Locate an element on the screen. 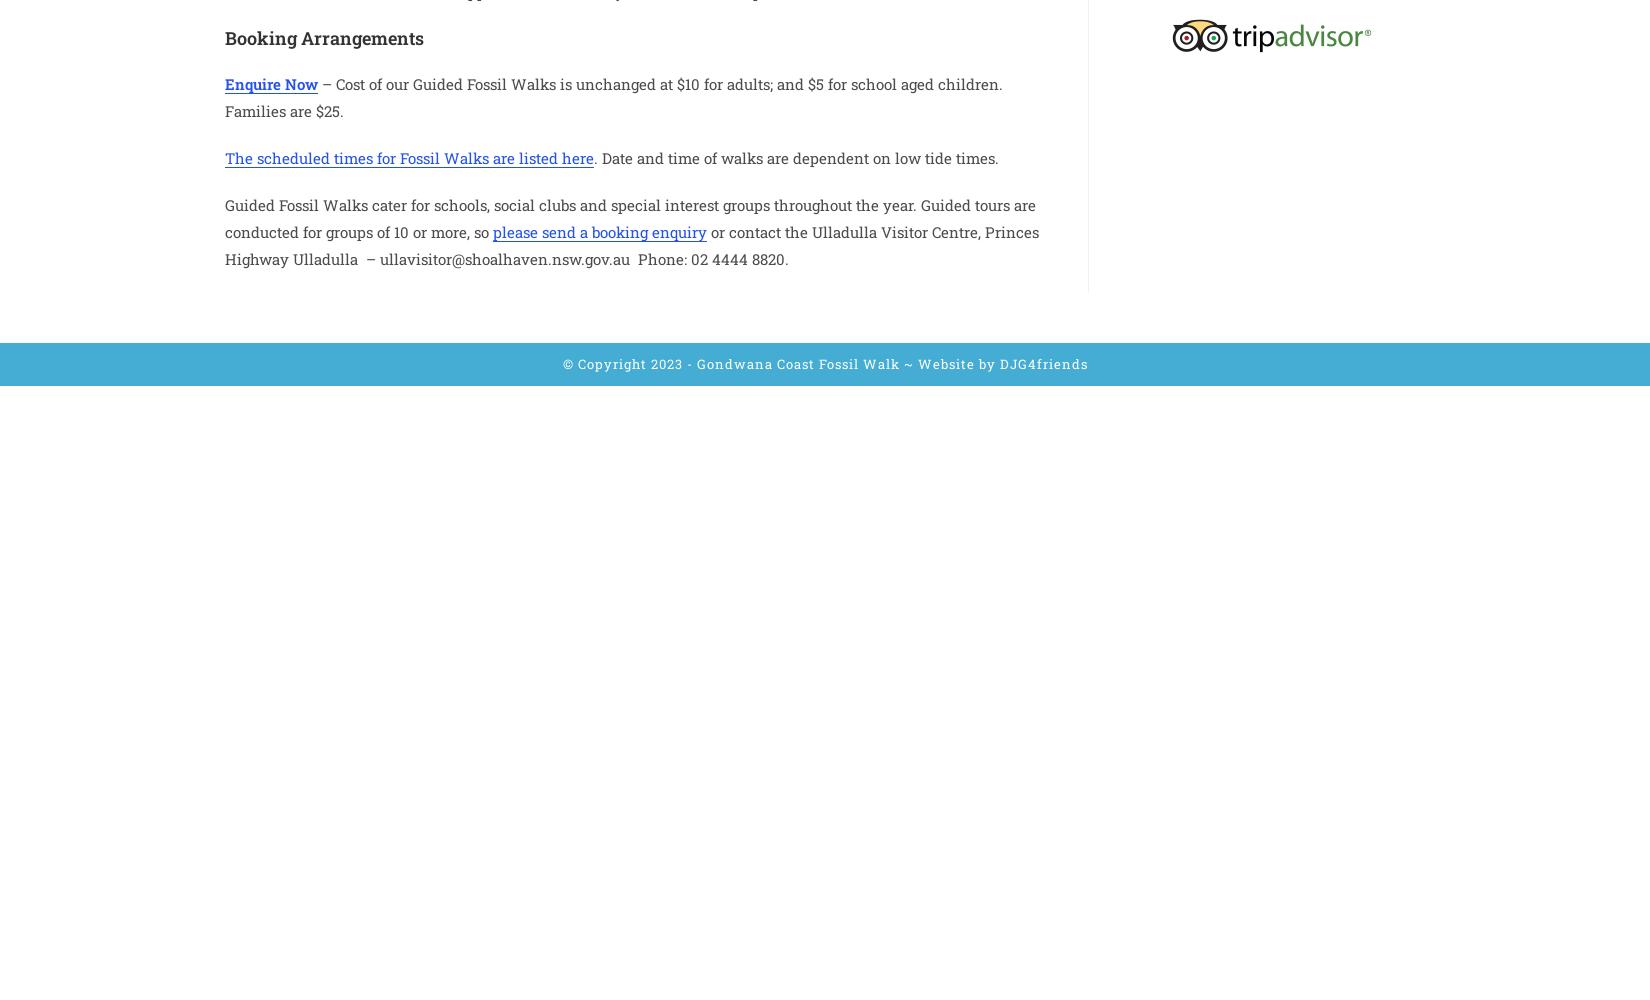 The height and width of the screenshot is (1000, 1650). 'The scheduled times for Fossil Walks are listed here' is located at coordinates (409, 157).